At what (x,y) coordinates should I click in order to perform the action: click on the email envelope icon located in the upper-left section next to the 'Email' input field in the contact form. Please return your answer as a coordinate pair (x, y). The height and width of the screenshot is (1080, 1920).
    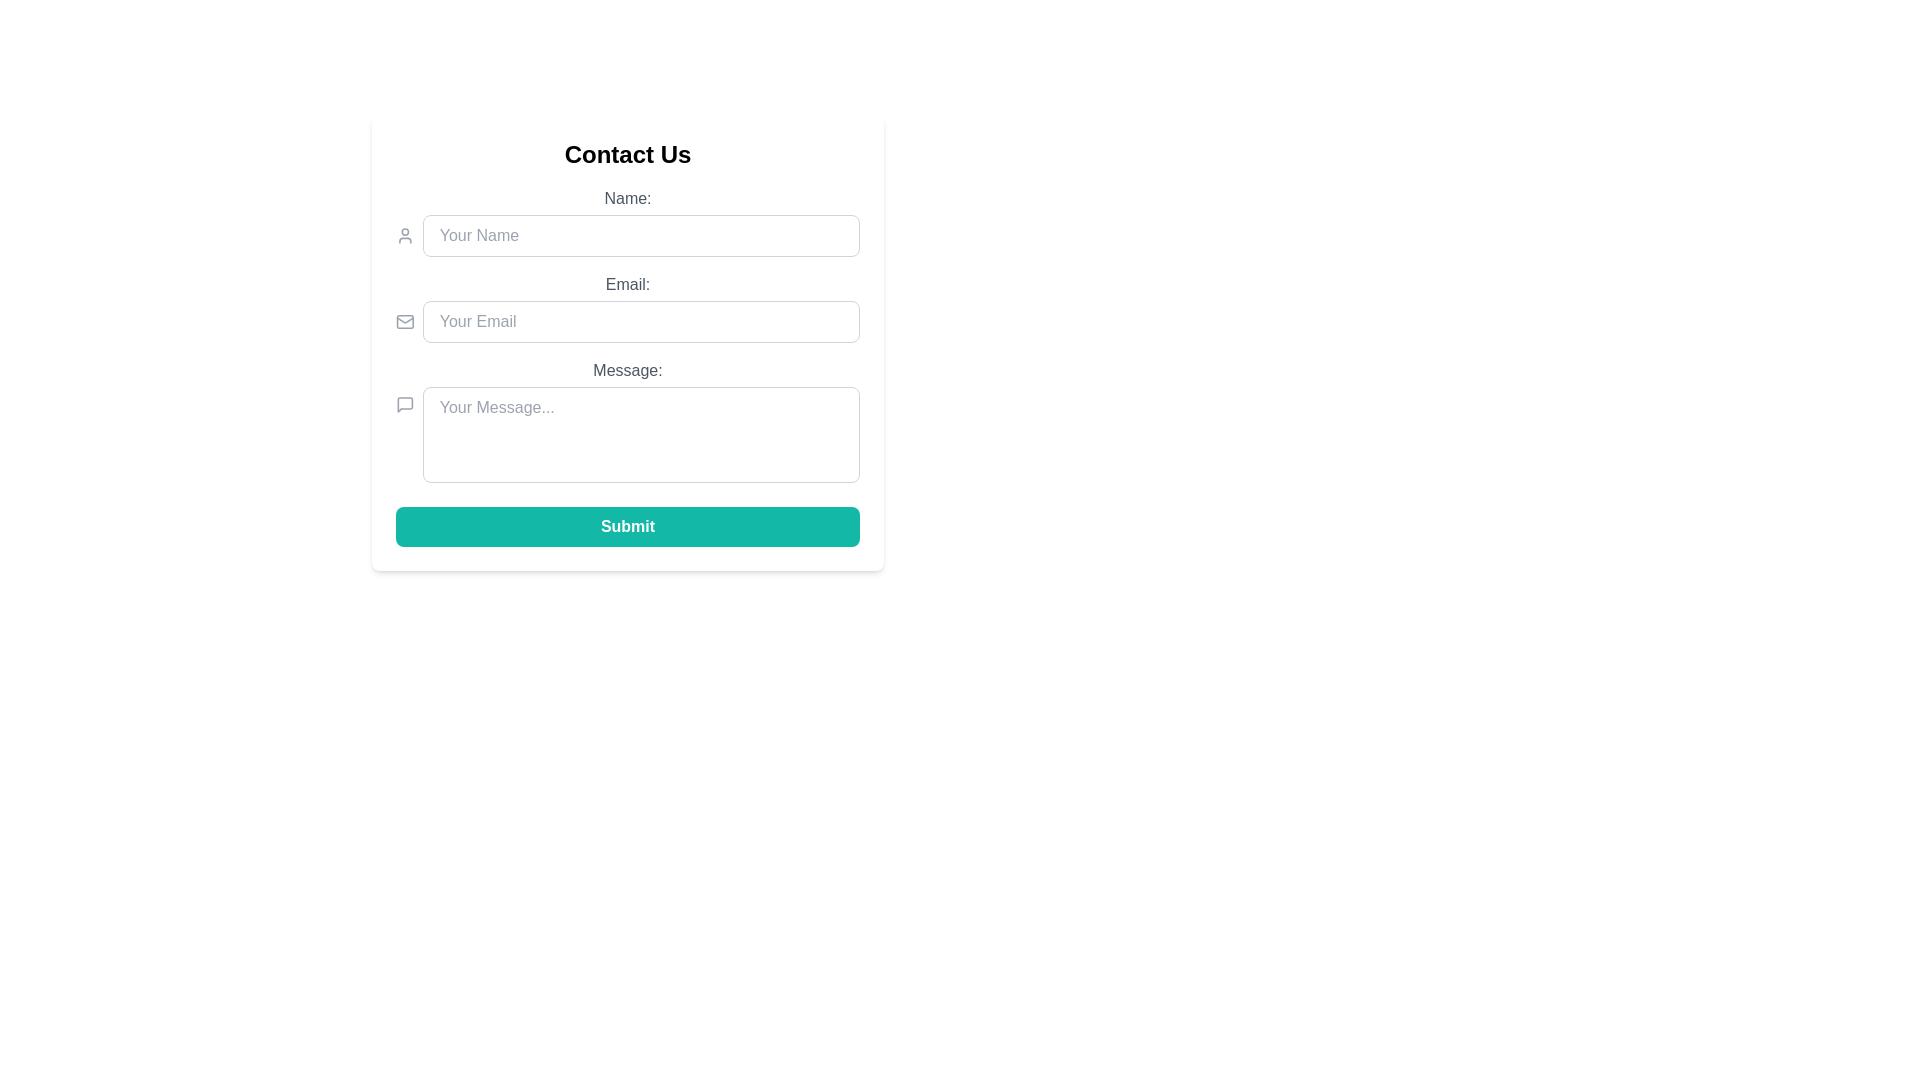
    Looking at the image, I should click on (404, 320).